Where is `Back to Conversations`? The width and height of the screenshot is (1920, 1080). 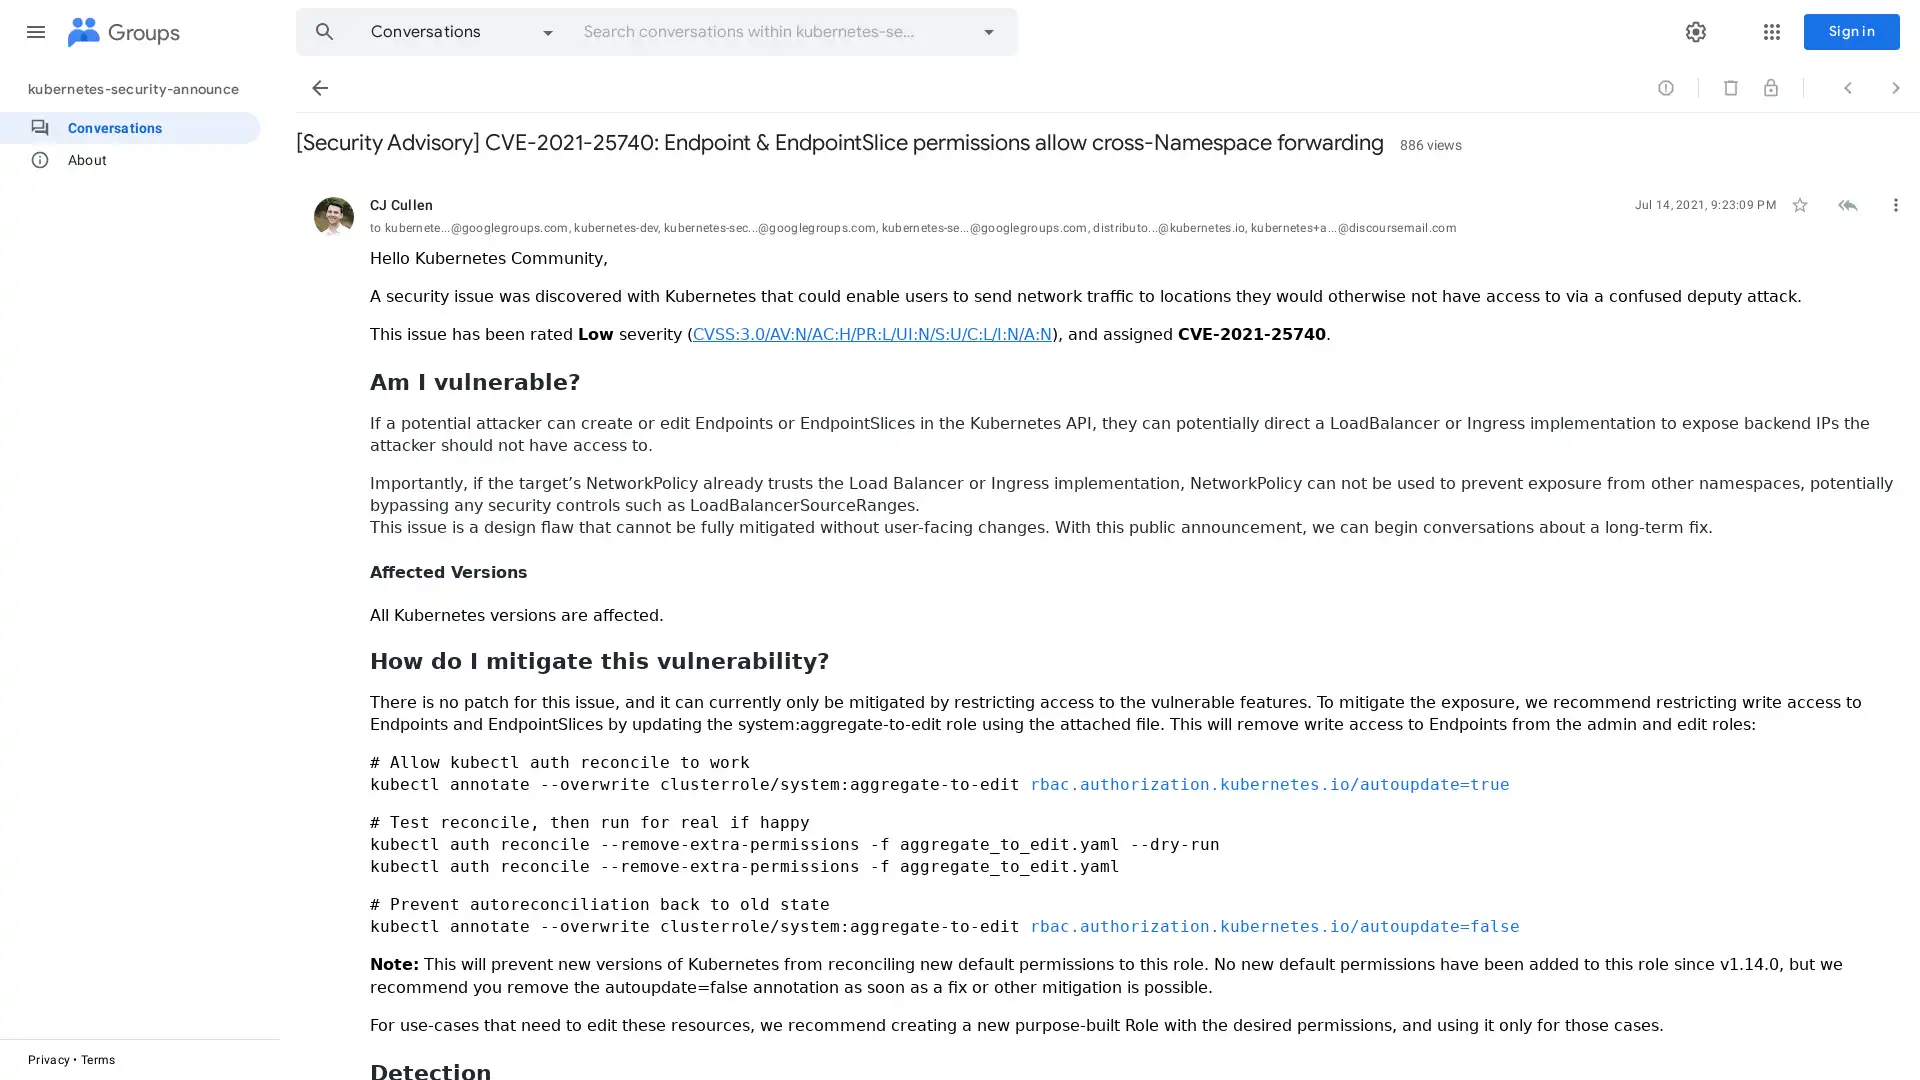 Back to Conversations is located at coordinates (320, 87).